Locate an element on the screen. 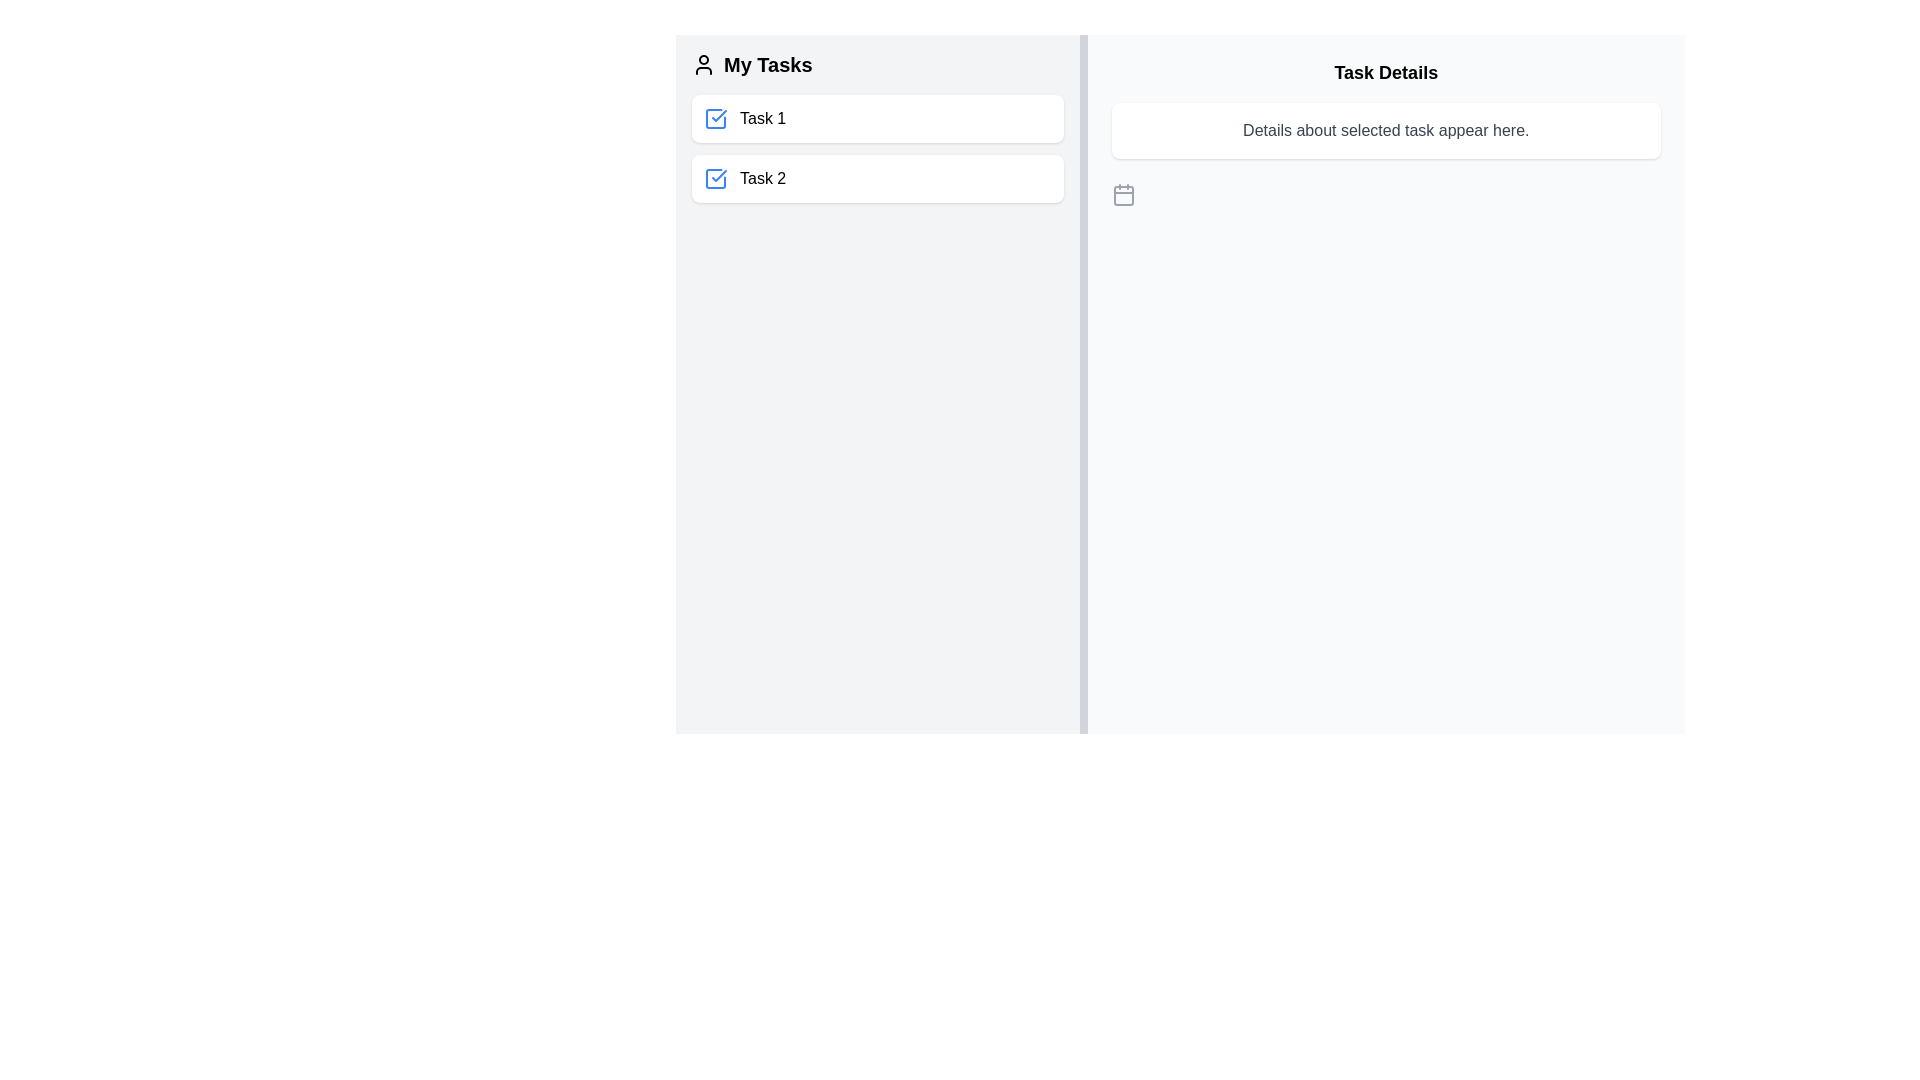 The width and height of the screenshot is (1920, 1080). the static text that provides descriptive information about the task details area, located in the upper part of the 'Task Details' section on the right half of the interface is located at coordinates (1385, 131).